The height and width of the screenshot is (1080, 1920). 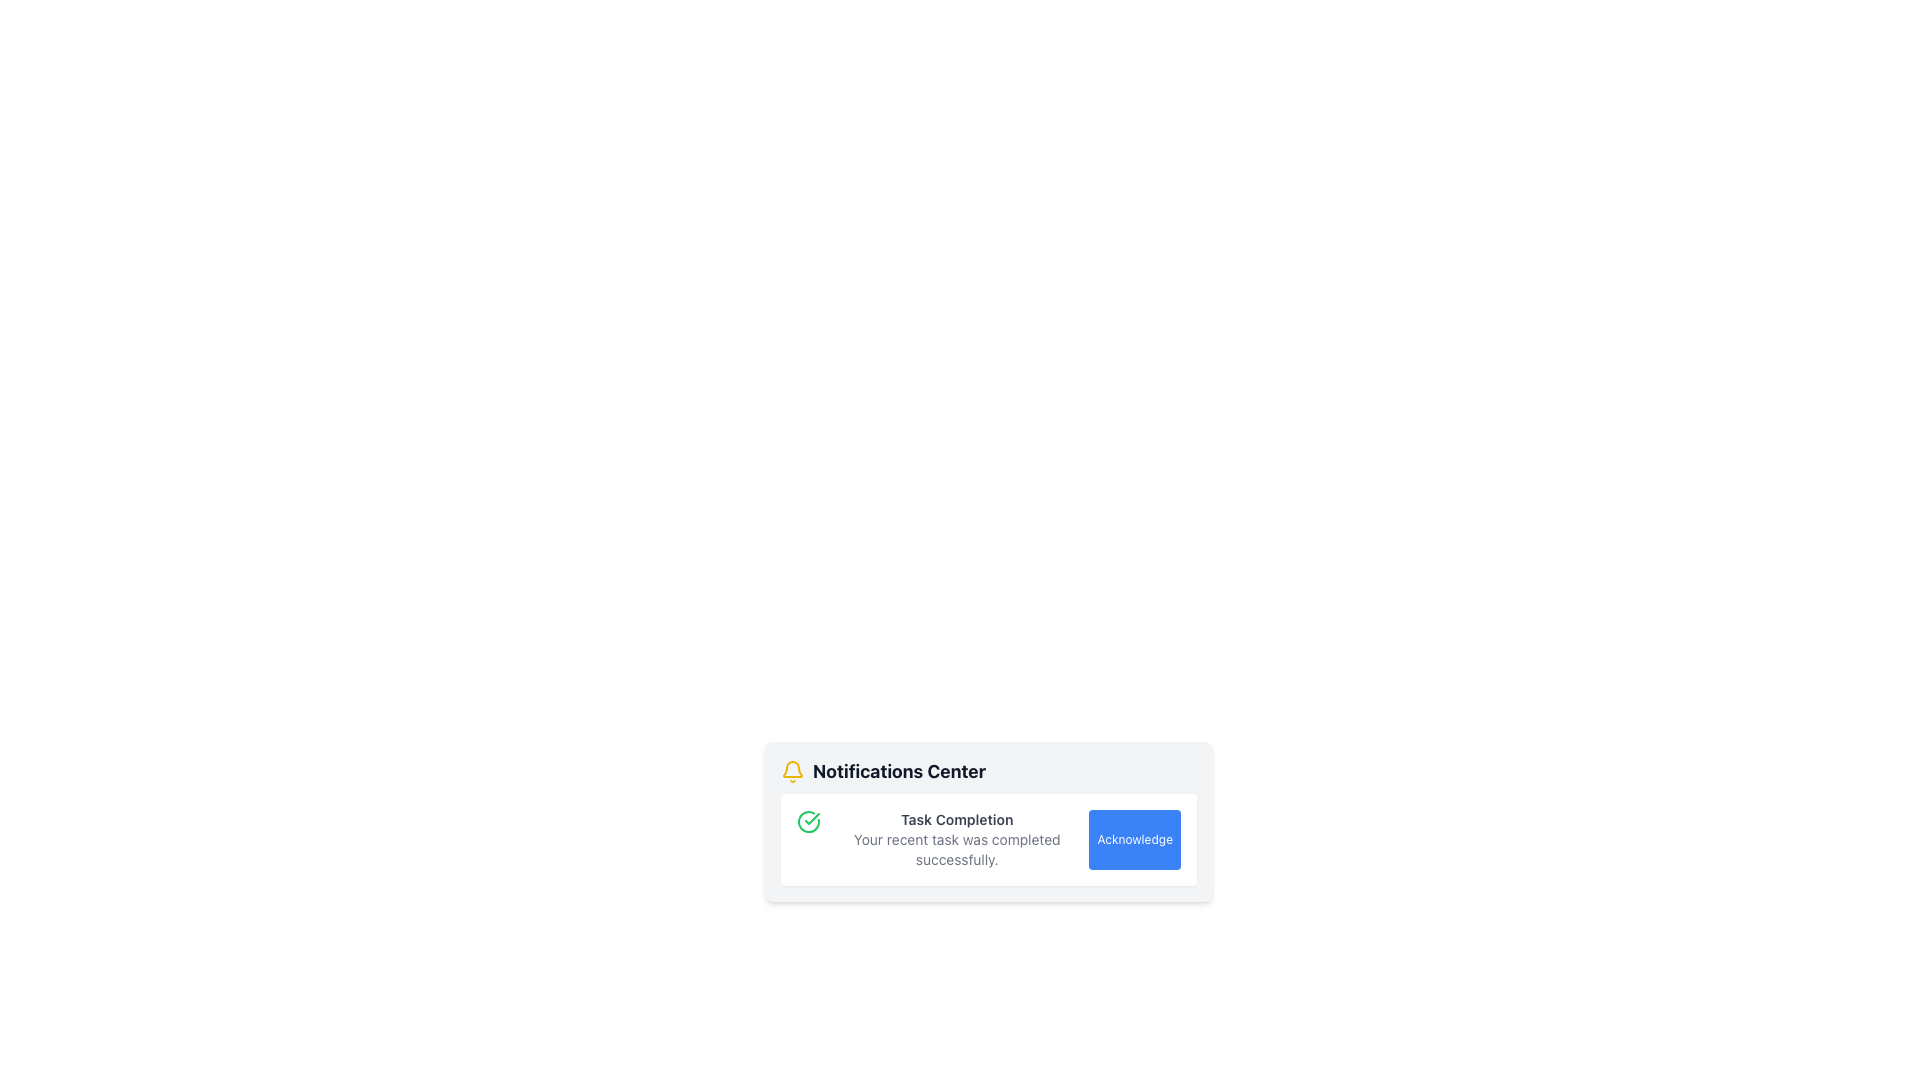 I want to click on the text label that displays the message 'Your recent task was completed successfully.' located in the 'Task Completion' notification block, so click(x=956, y=849).